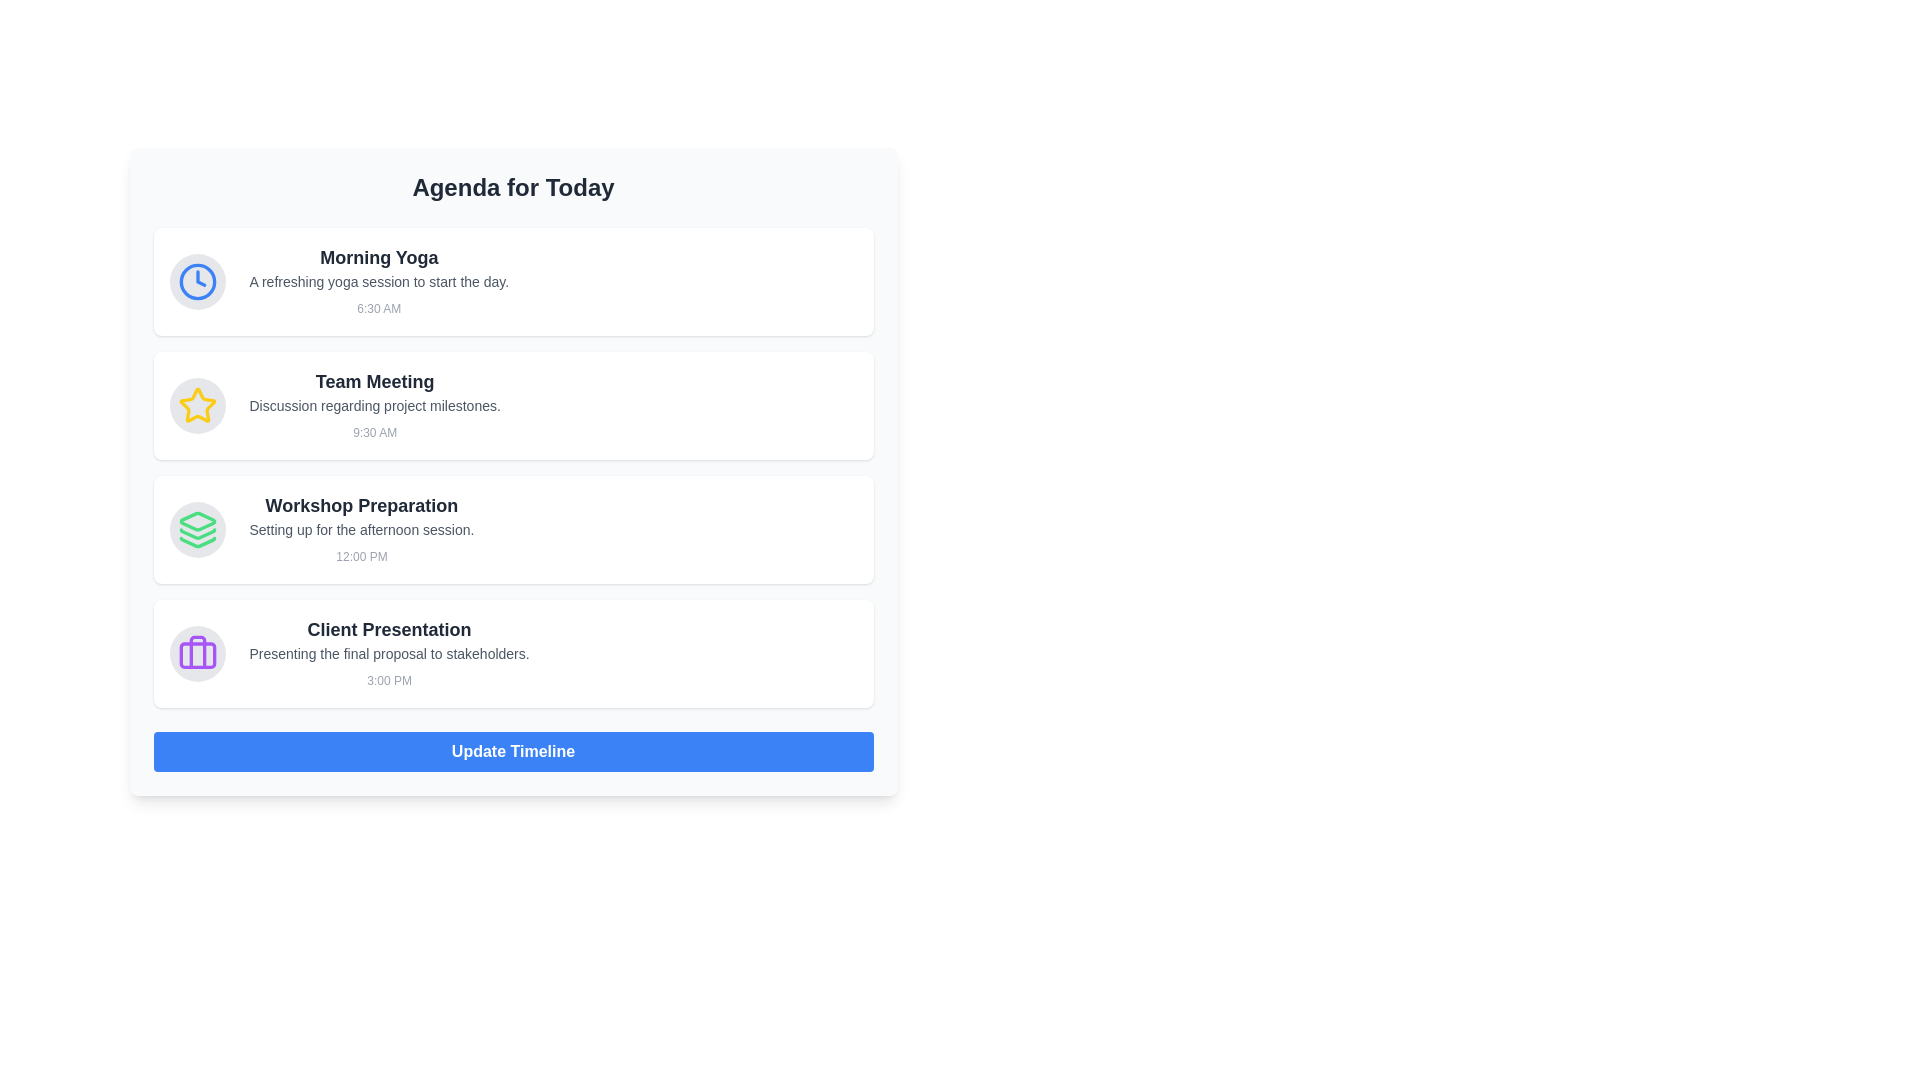  I want to click on the text label displaying 'Morning Yoga', which identifies the scheduled activity in the agenda interface, so click(379, 257).